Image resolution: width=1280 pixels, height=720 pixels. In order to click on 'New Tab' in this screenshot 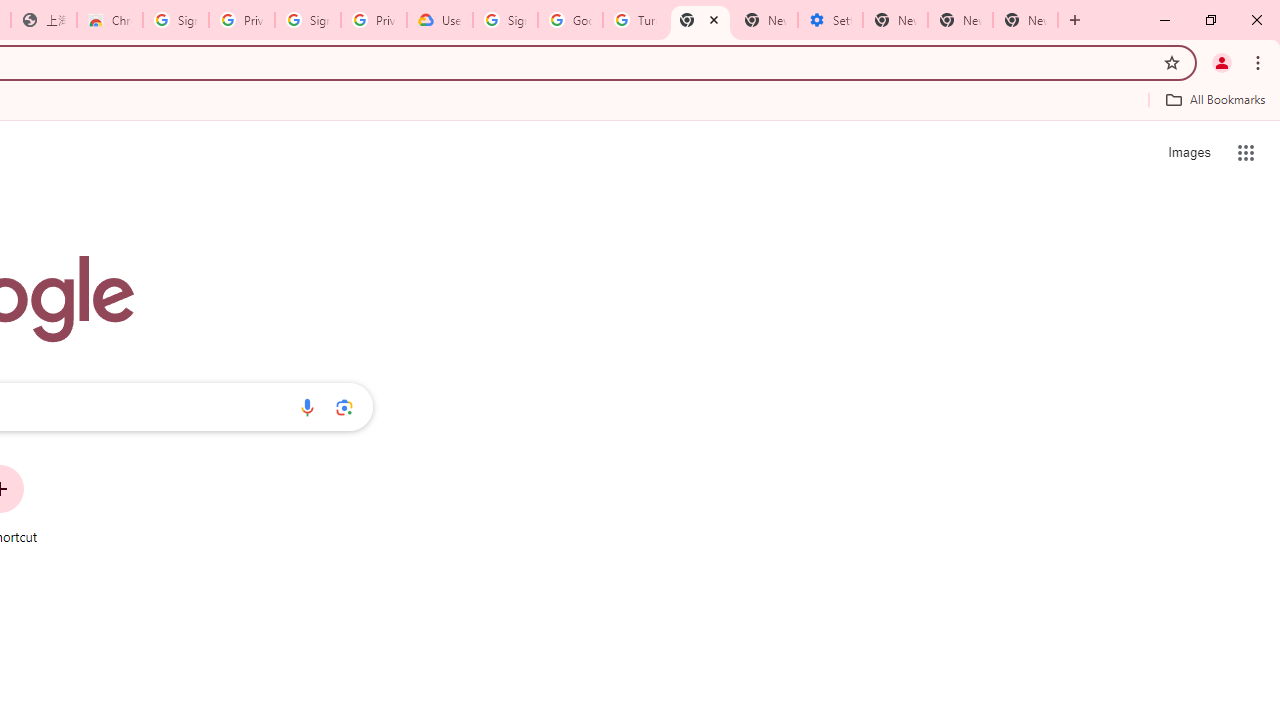, I will do `click(1025, 20)`.